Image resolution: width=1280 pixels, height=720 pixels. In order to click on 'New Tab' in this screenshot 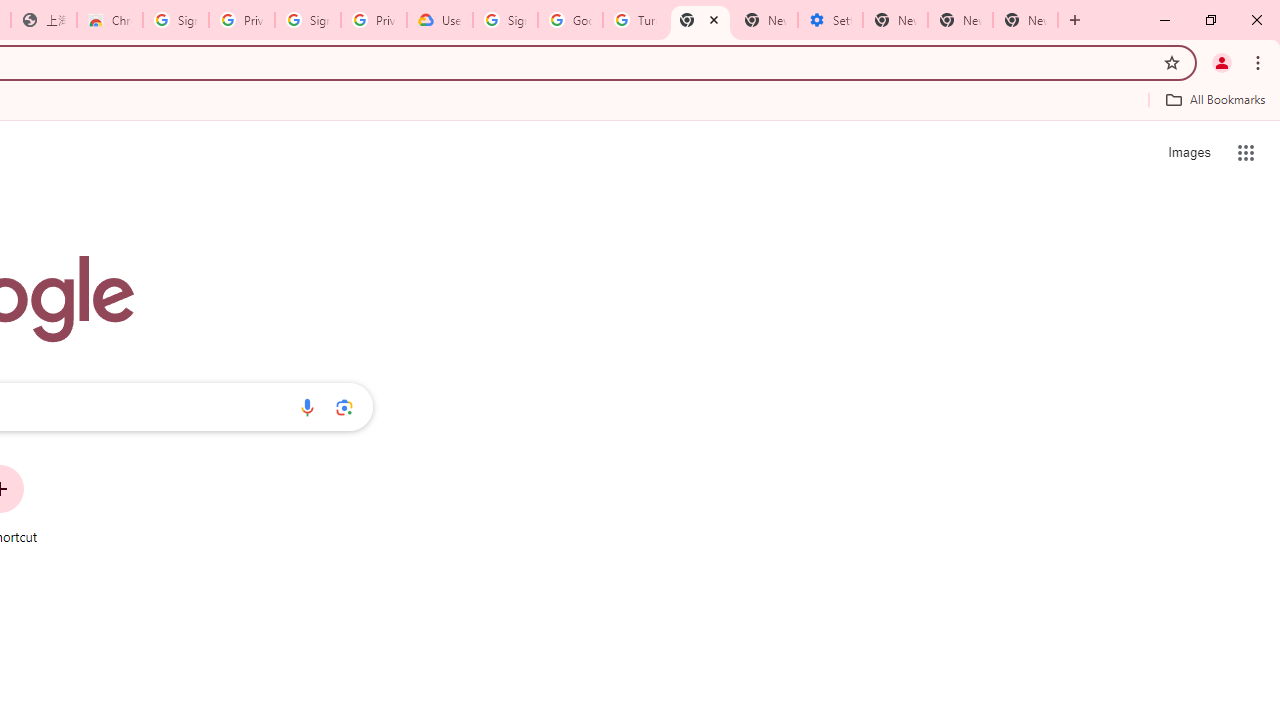, I will do `click(1025, 20)`.